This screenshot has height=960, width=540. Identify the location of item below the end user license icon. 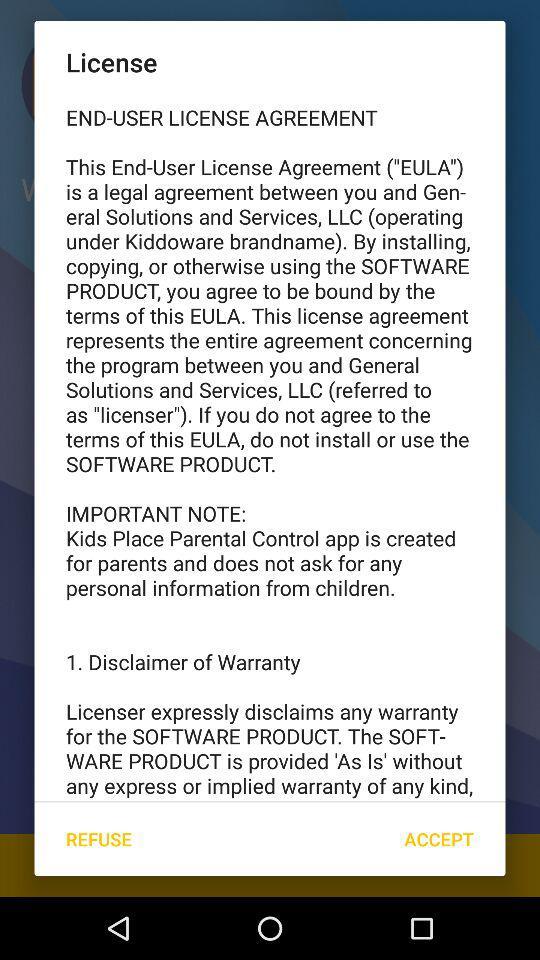
(97, 839).